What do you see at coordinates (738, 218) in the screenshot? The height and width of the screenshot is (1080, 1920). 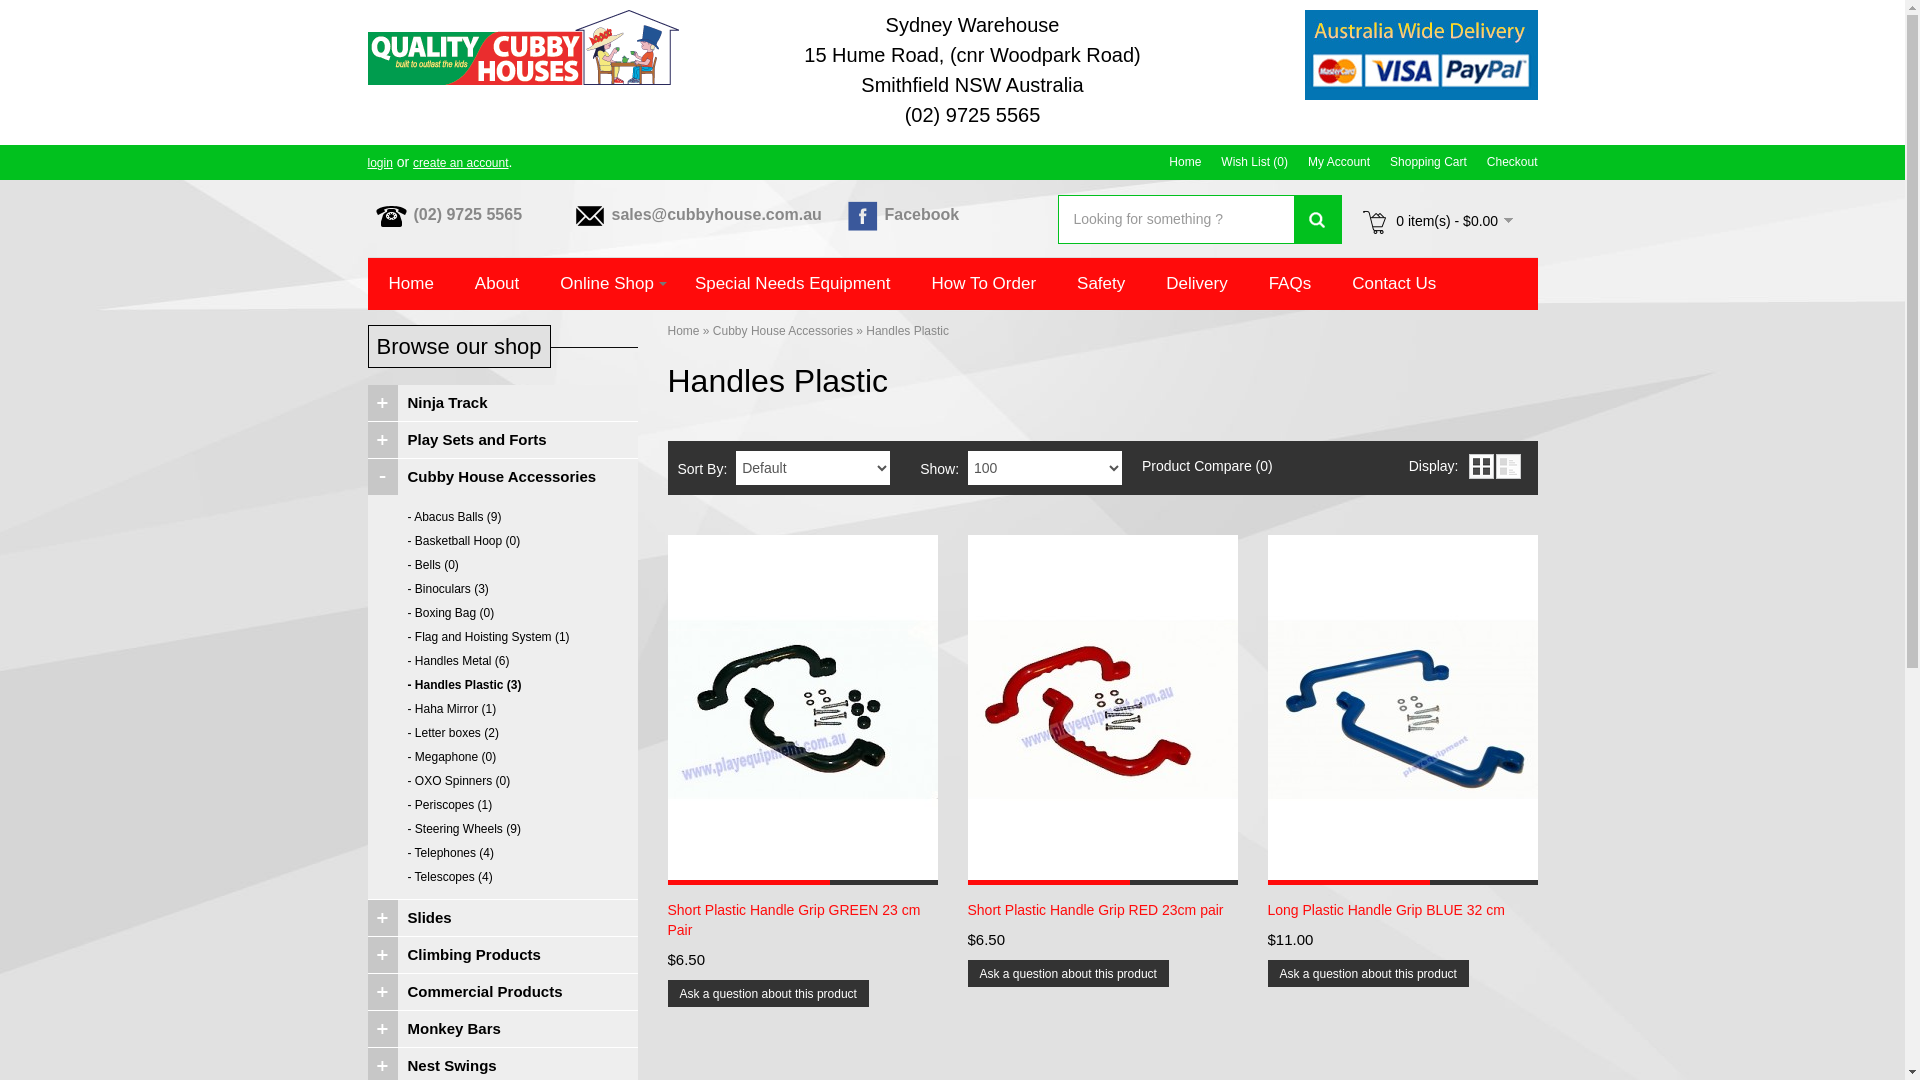 I see `'sales@cubbyhouse.com.au'` at bounding box center [738, 218].